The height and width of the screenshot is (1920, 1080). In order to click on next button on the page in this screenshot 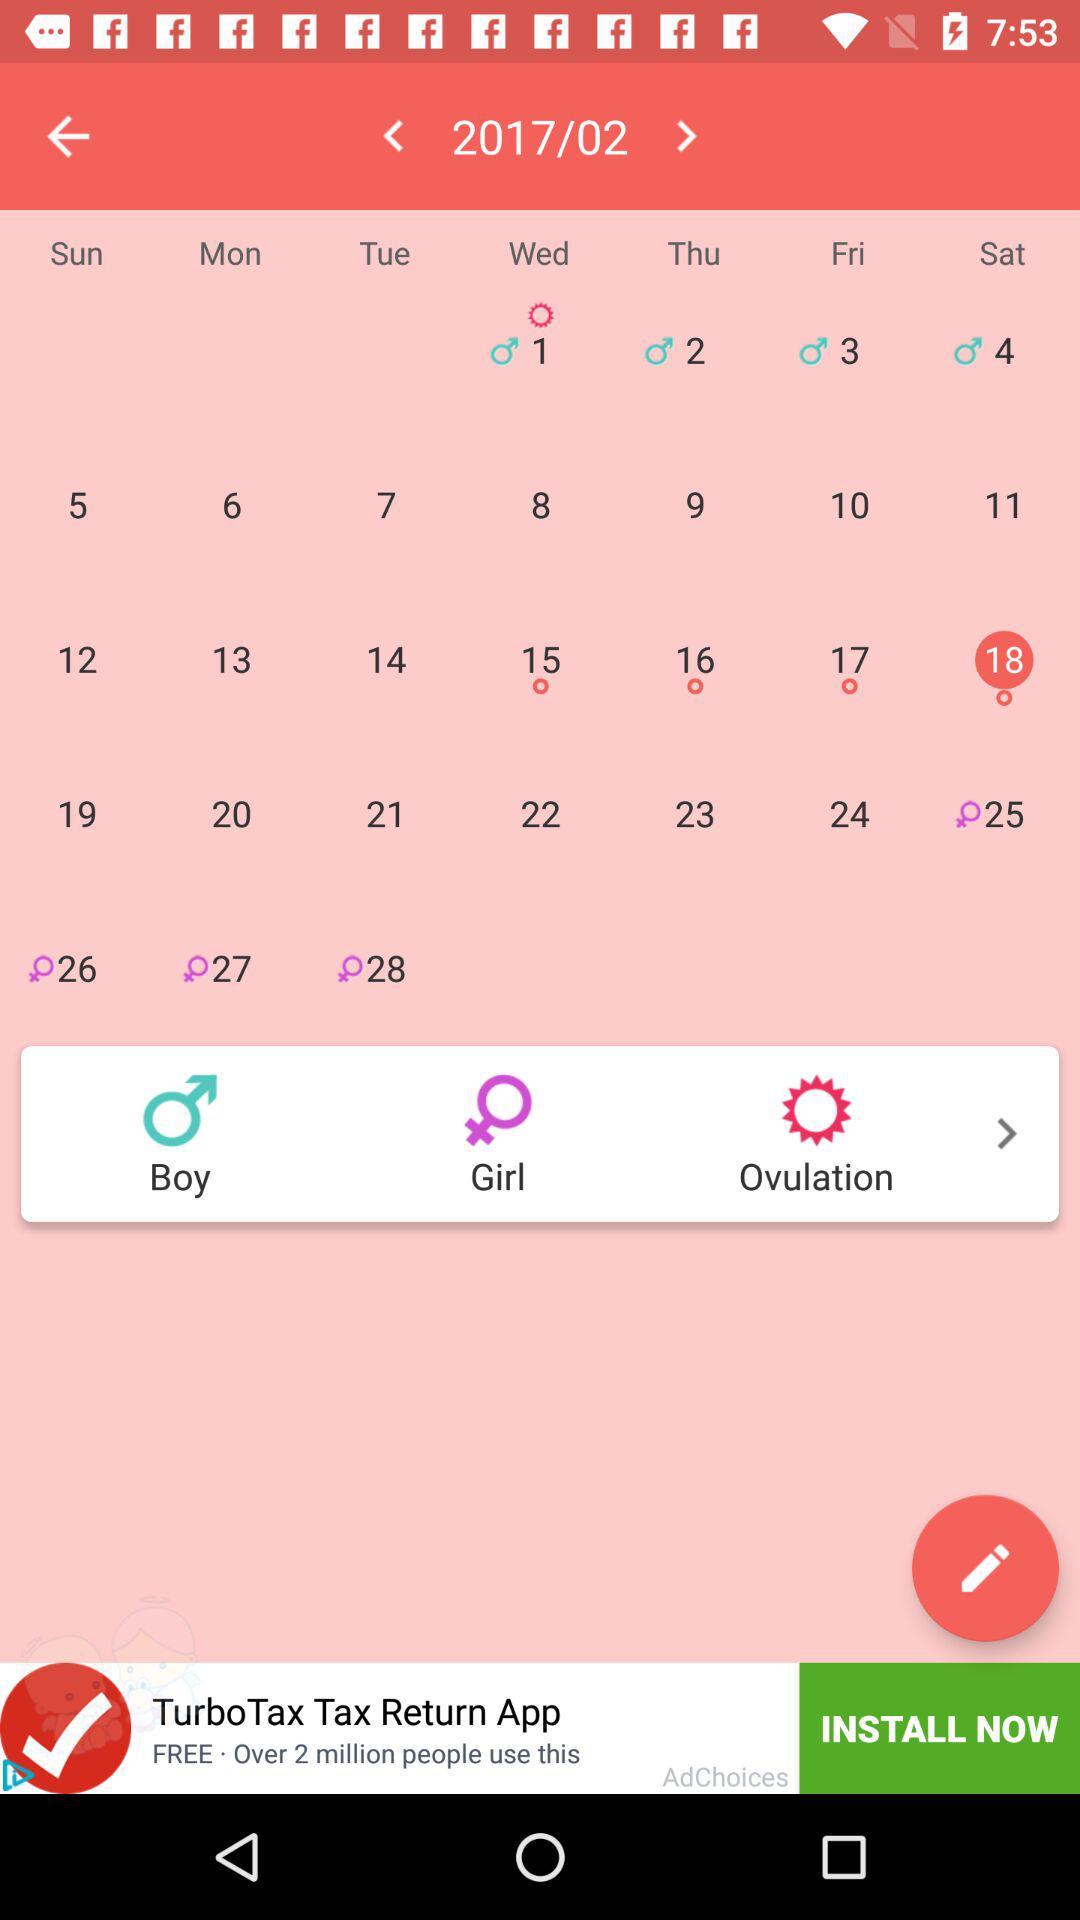, I will do `click(540, 1133)`.